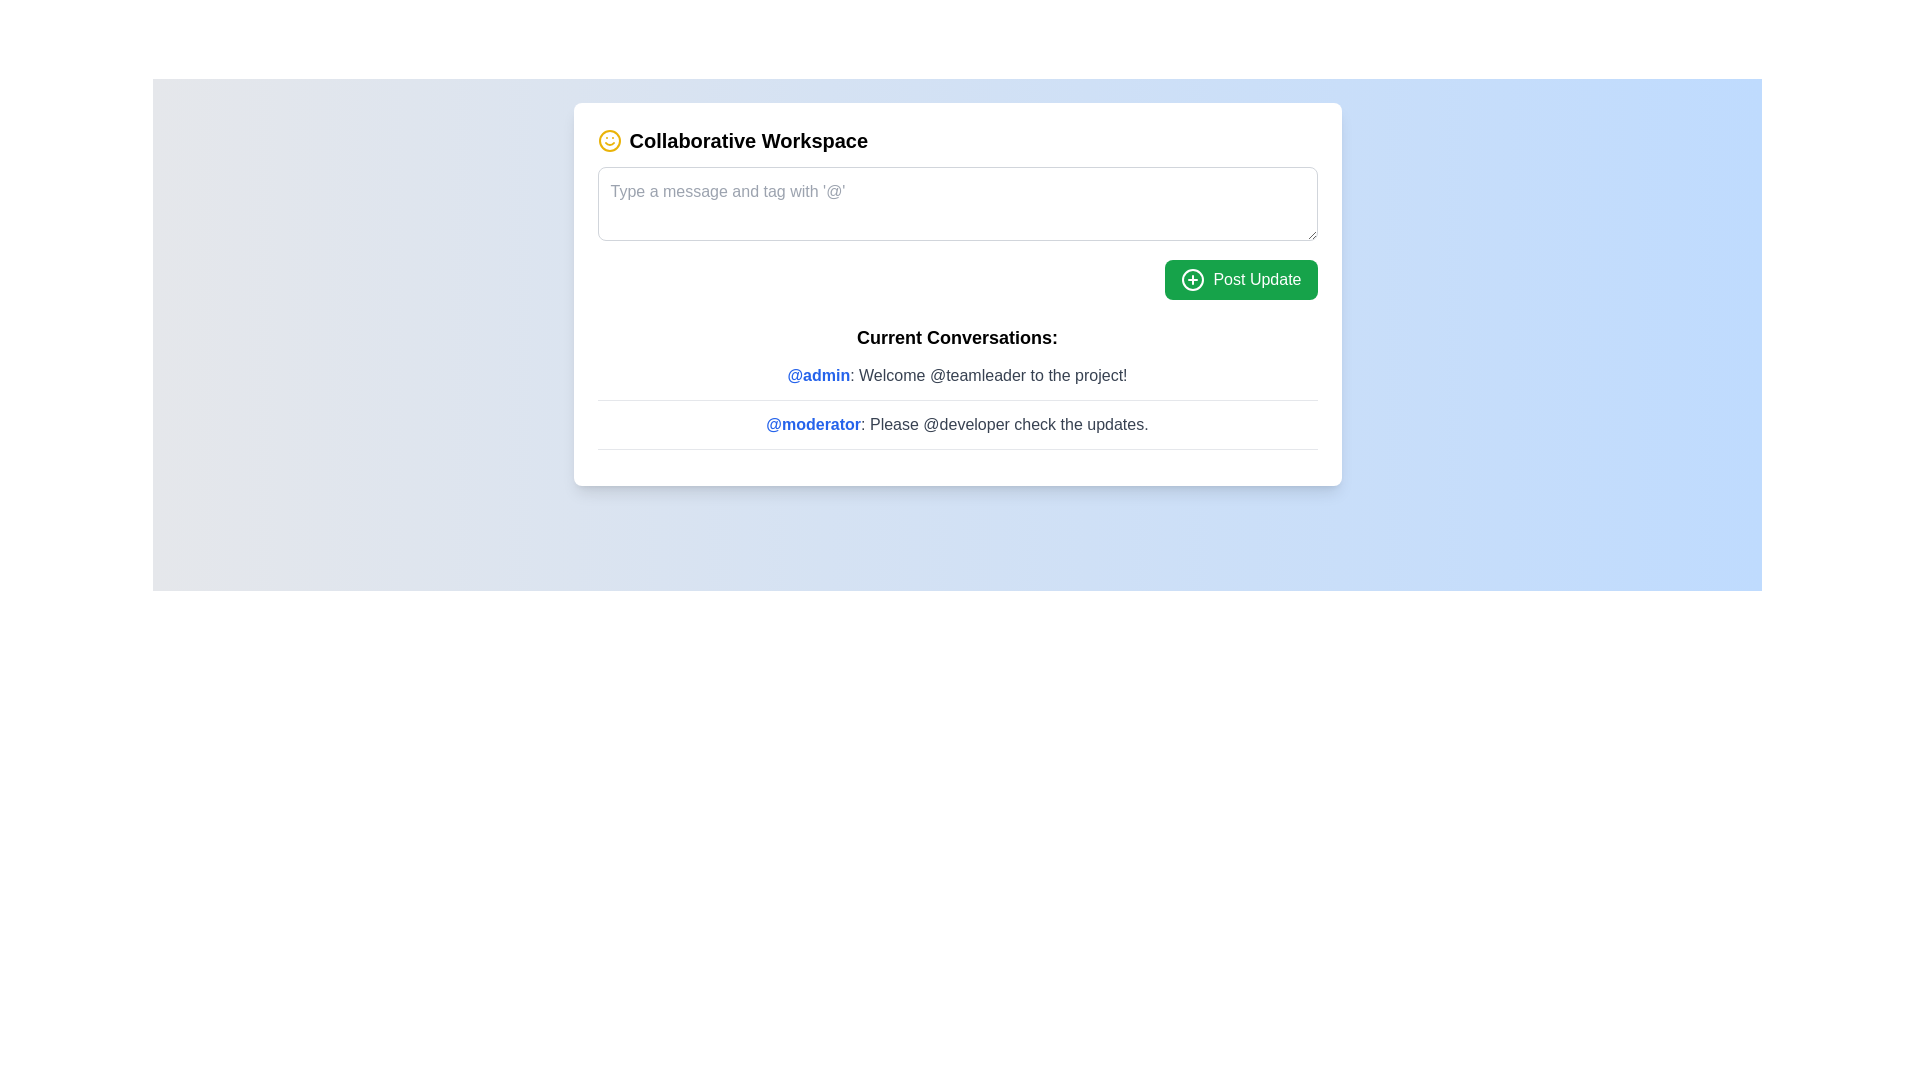 The width and height of the screenshot is (1920, 1080). Describe the element at coordinates (1193, 280) in the screenshot. I see `the icon within the 'Post Update' button, which serves as a visual indicator for posting updates, located to the left of the text 'Post Update'` at that location.